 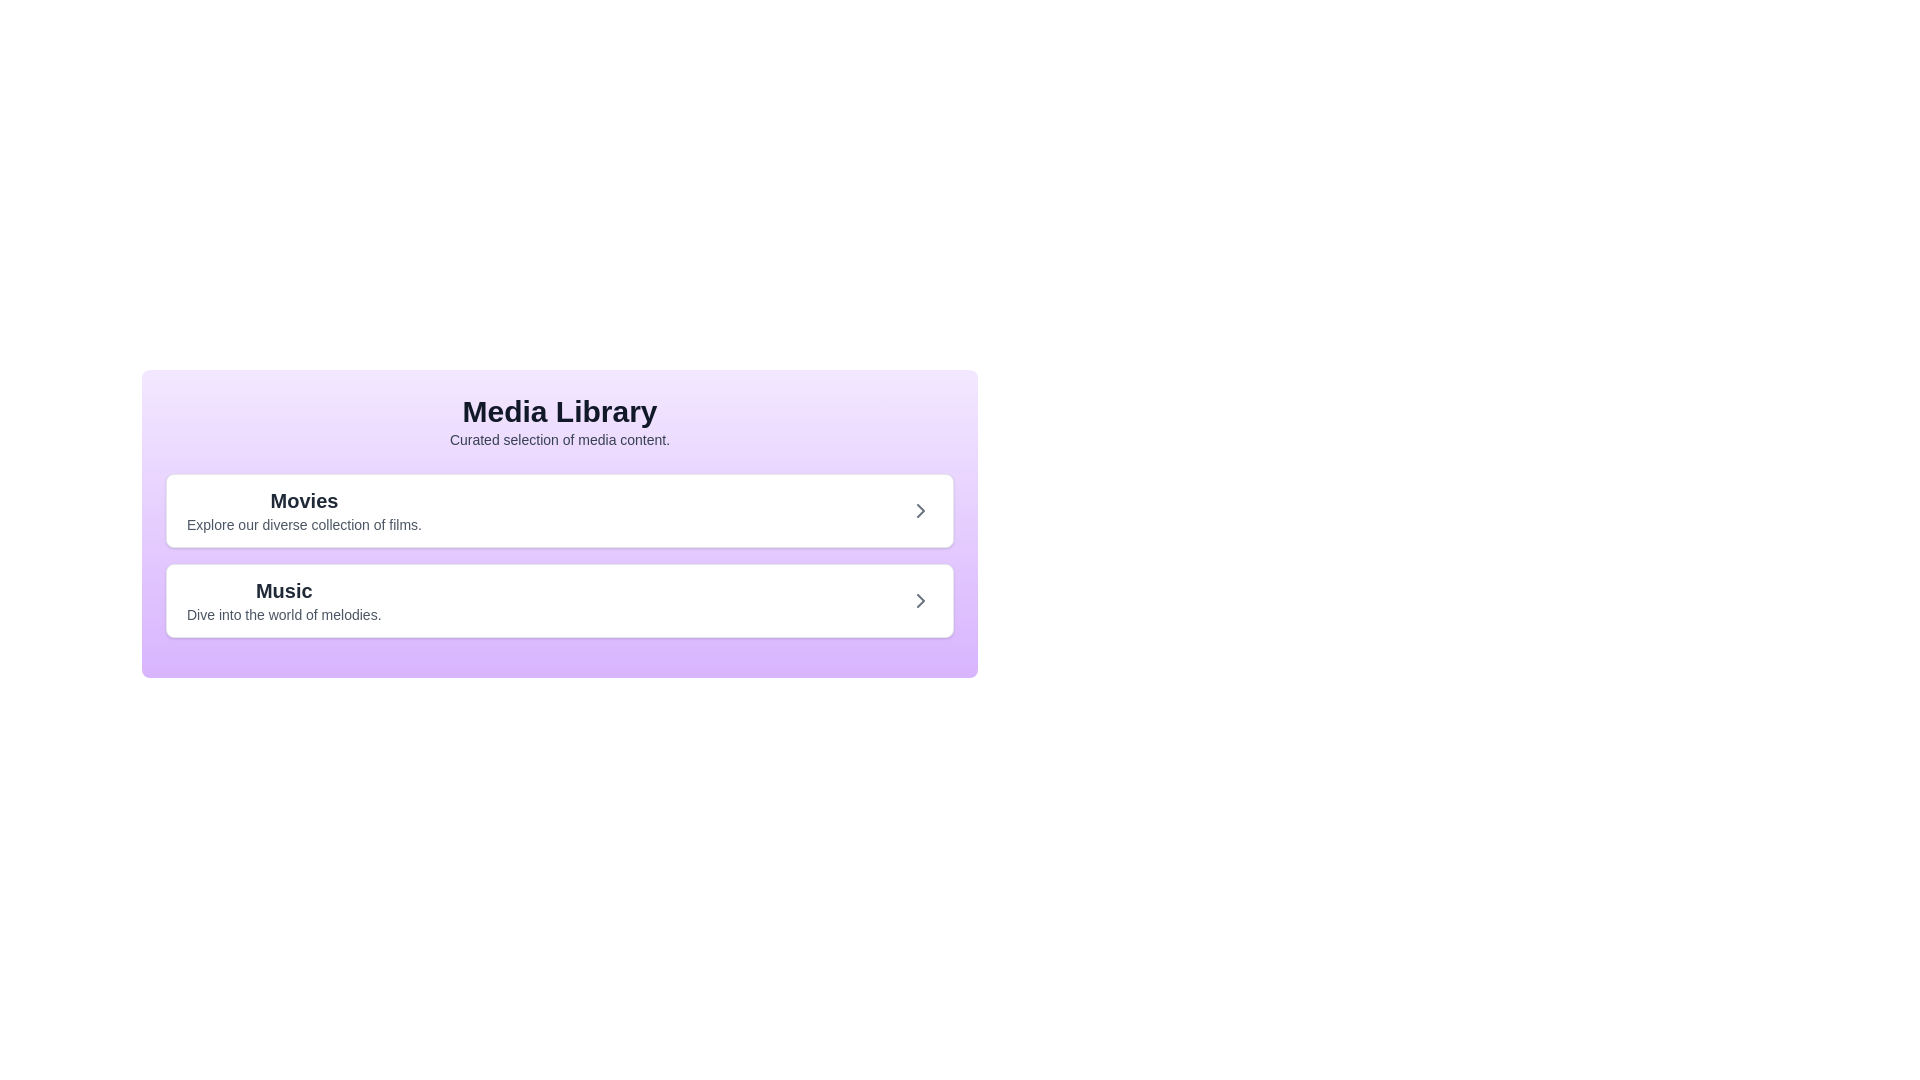 I want to click on the chevron icon located at the far-right edge of the 'Movies' card, so click(x=920, y=509).